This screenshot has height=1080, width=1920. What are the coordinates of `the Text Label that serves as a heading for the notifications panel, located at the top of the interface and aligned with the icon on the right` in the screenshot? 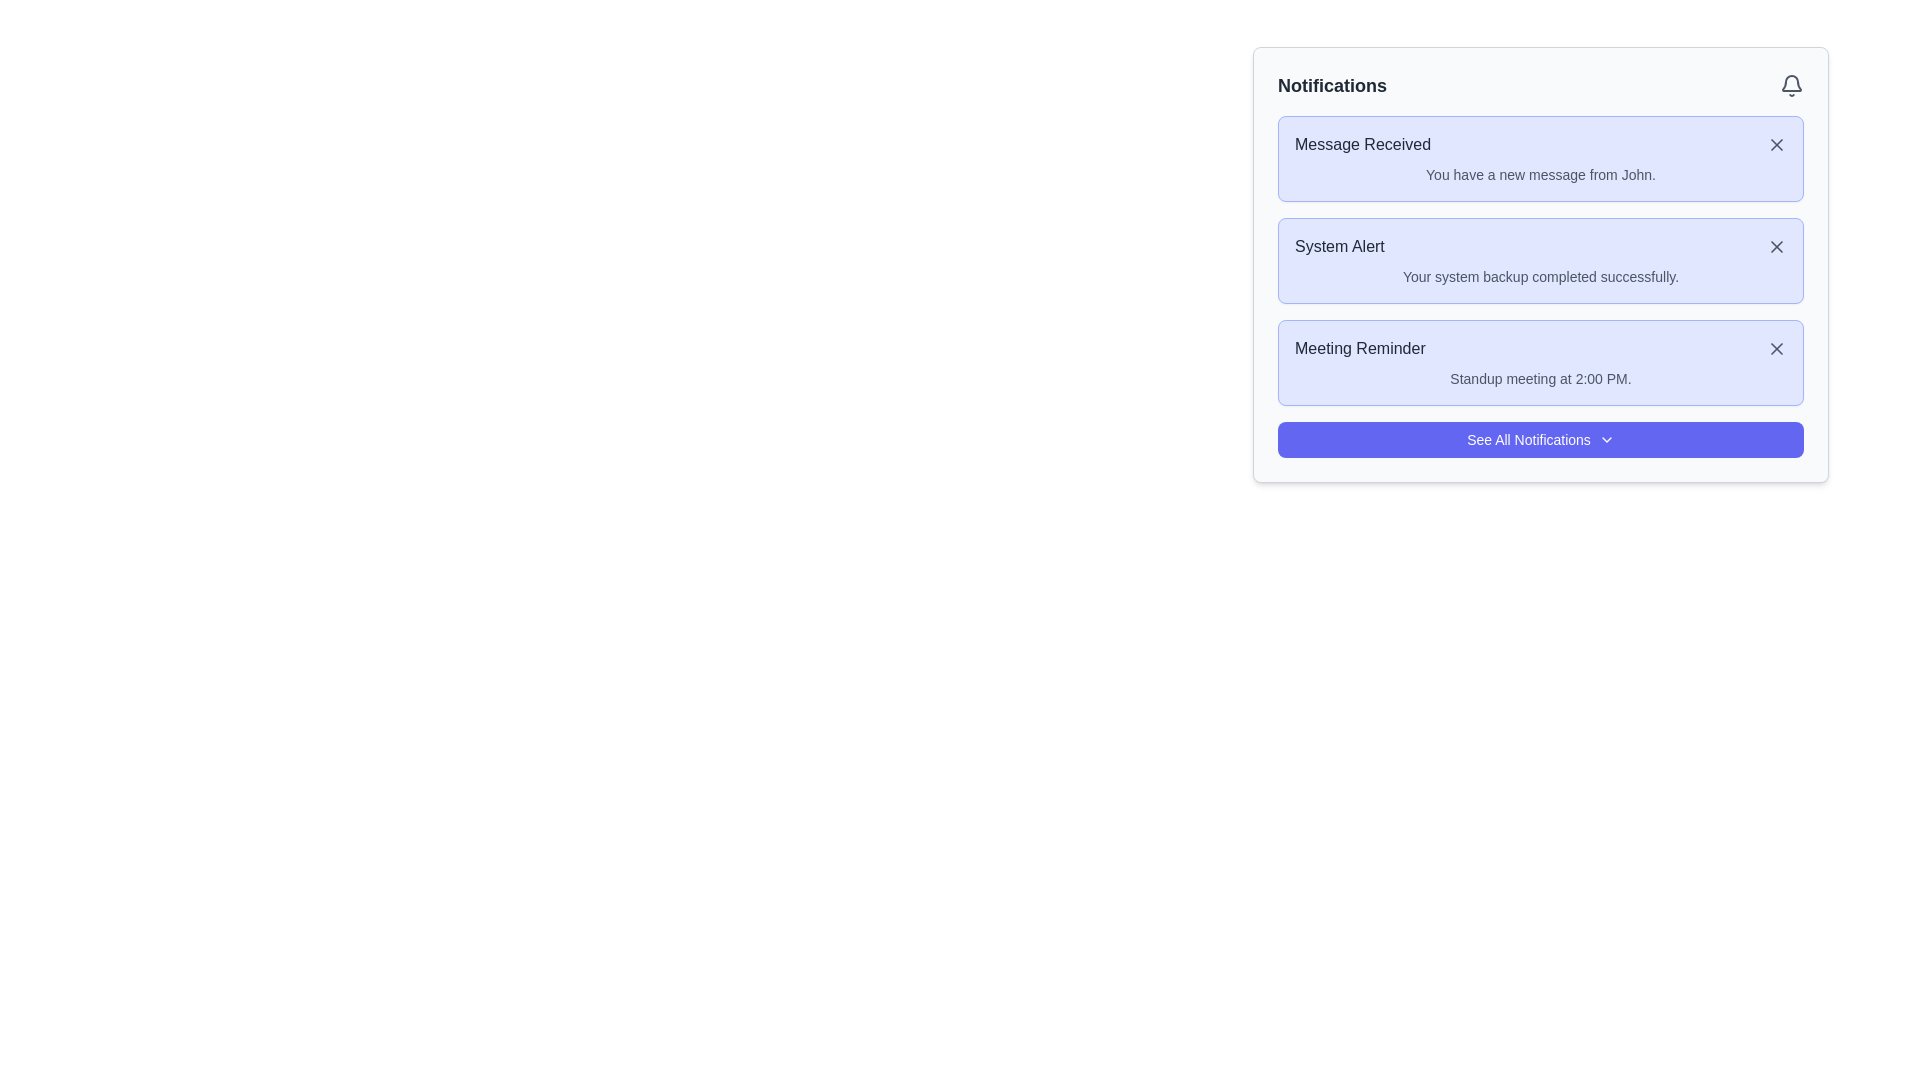 It's located at (1332, 84).